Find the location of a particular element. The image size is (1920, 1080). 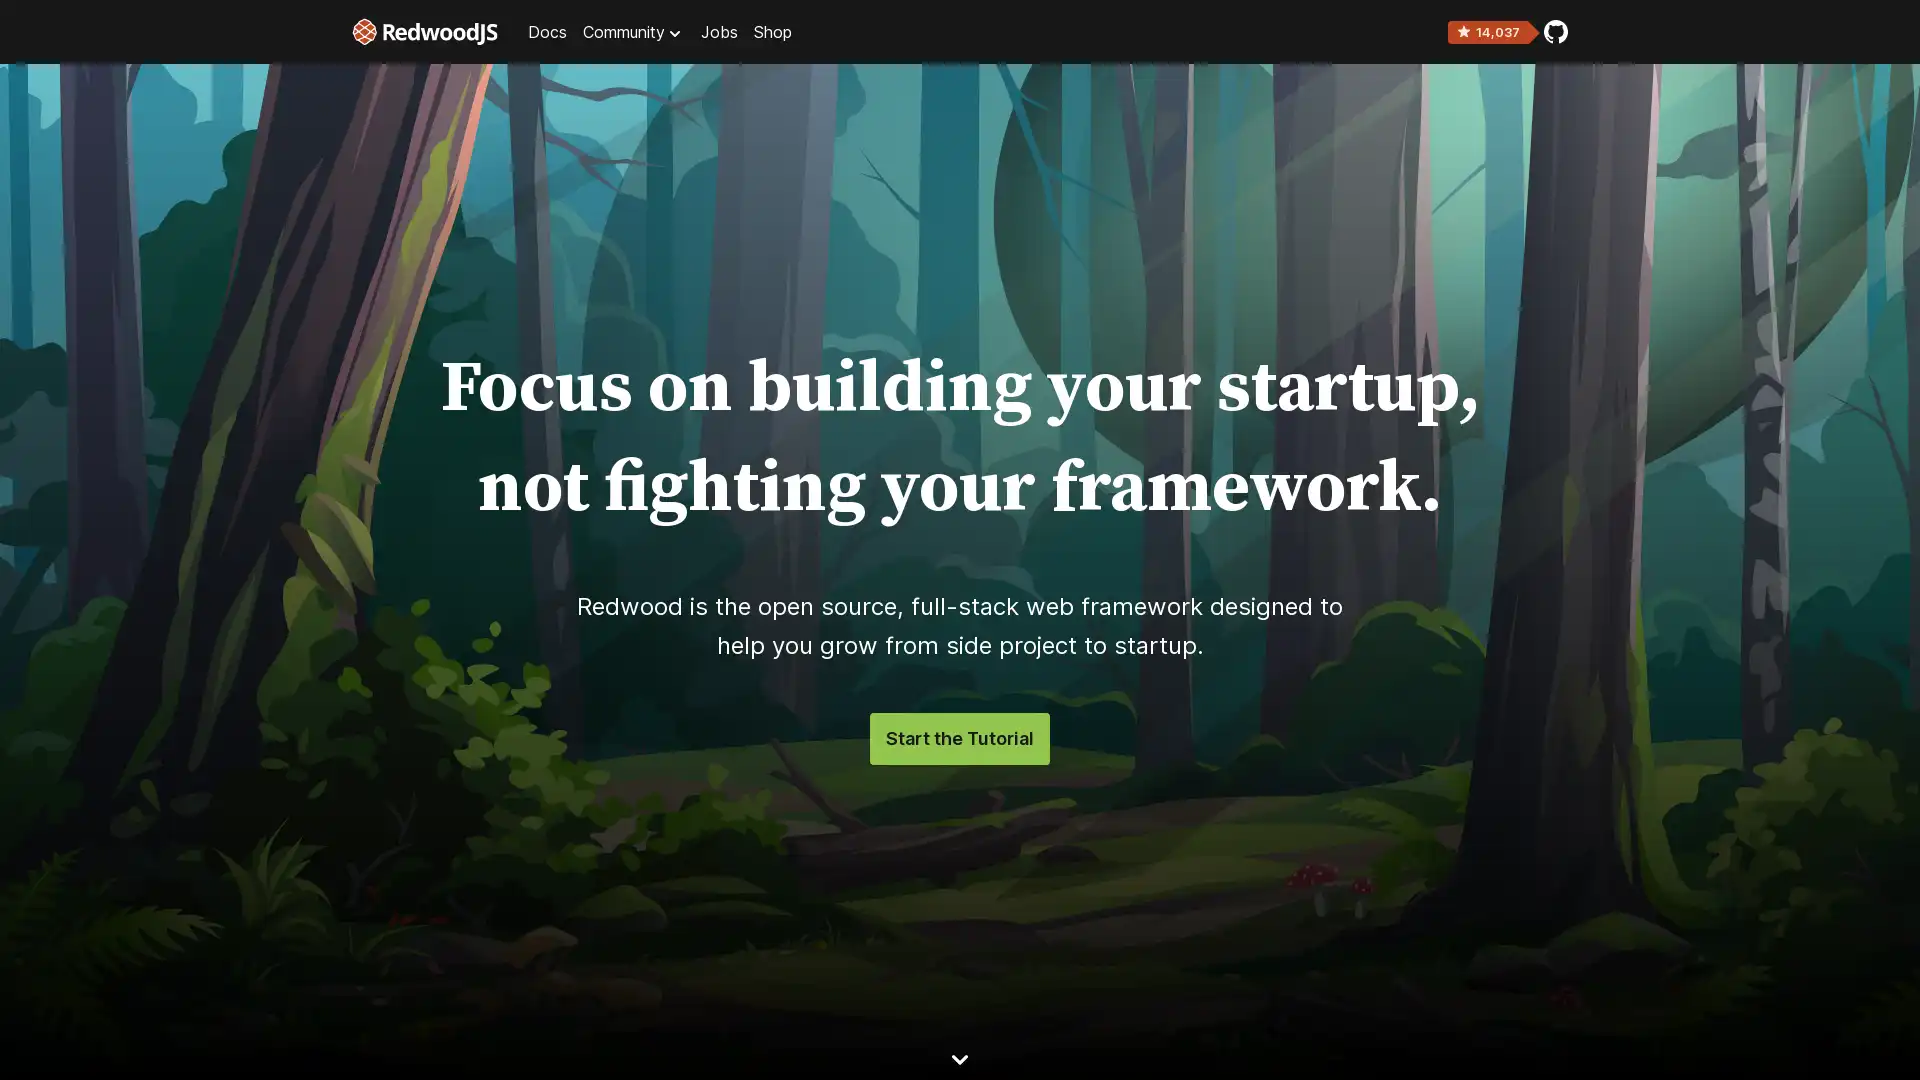

Community is located at coordinates (632, 31).